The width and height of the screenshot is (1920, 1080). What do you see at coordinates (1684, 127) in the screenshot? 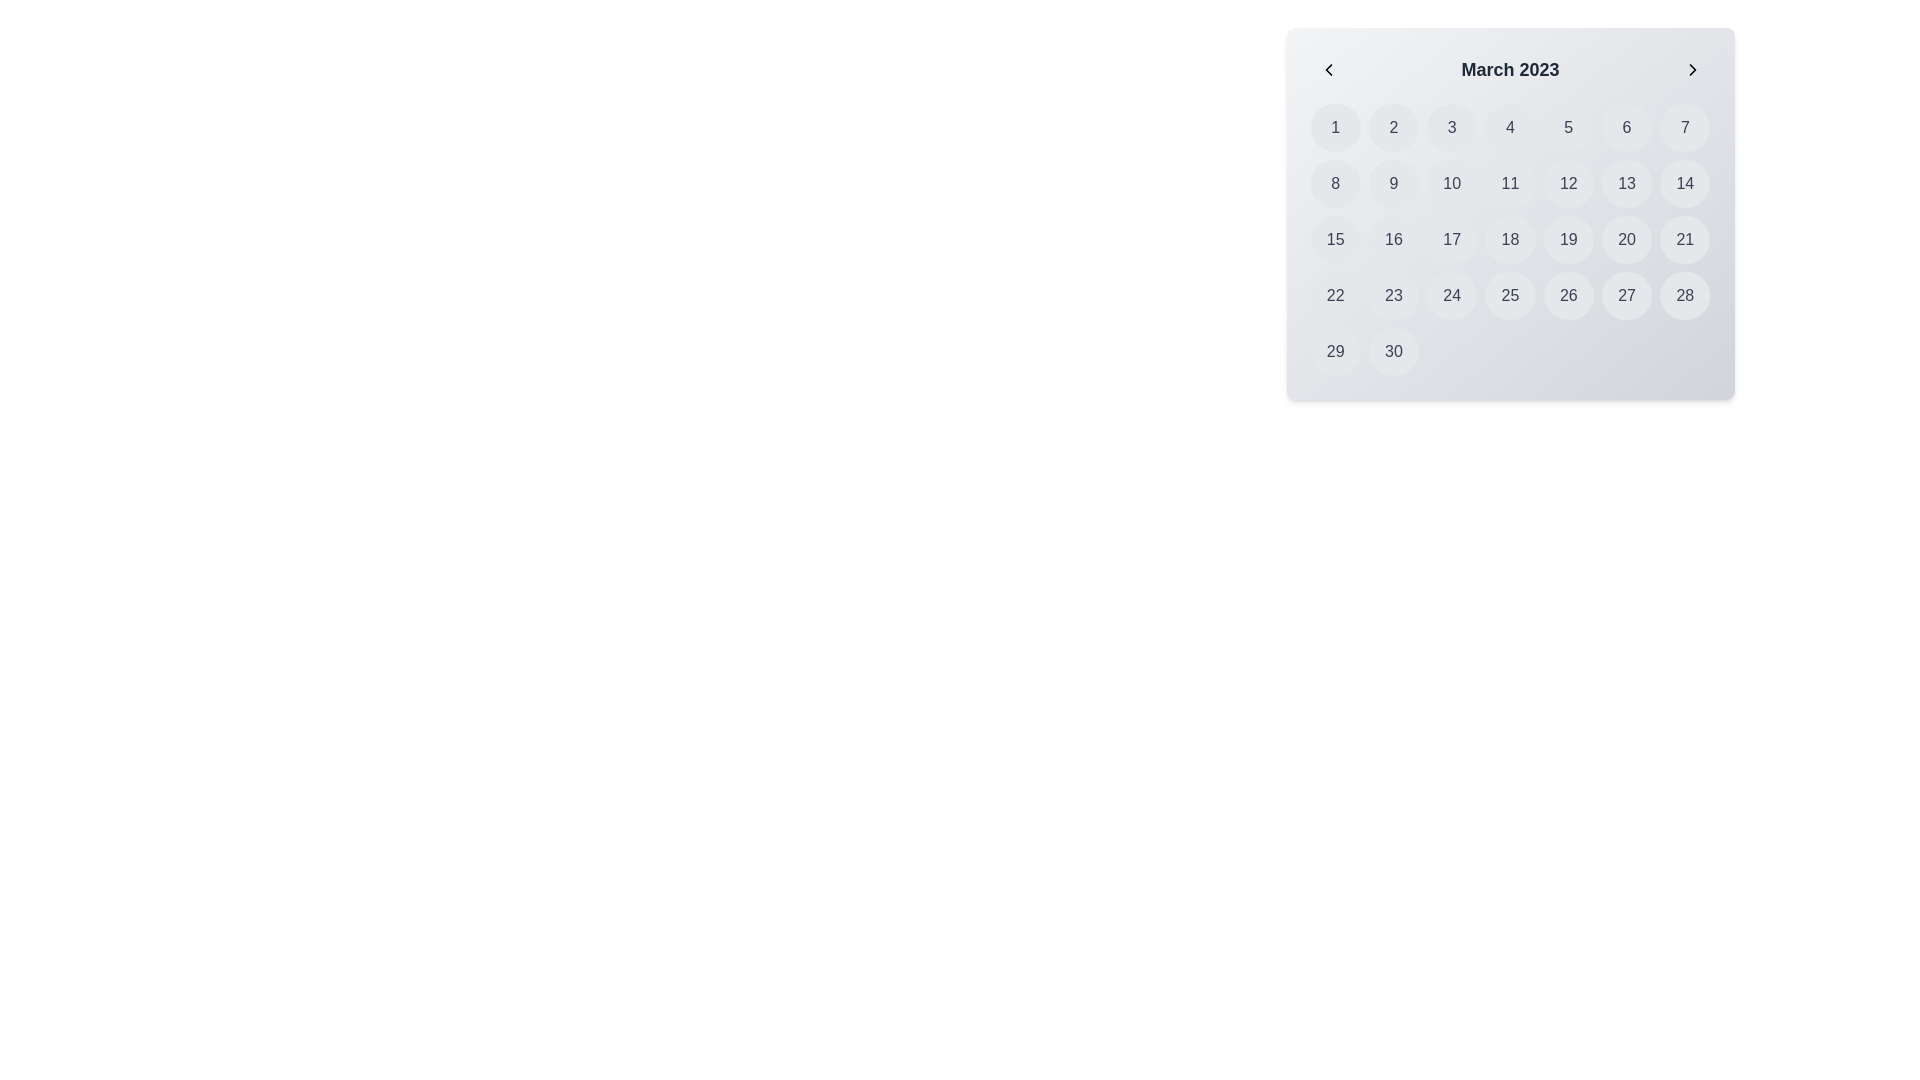
I see `the button labeled '7' in the calendar grid, which has a rounded border and a light-gray background` at bounding box center [1684, 127].